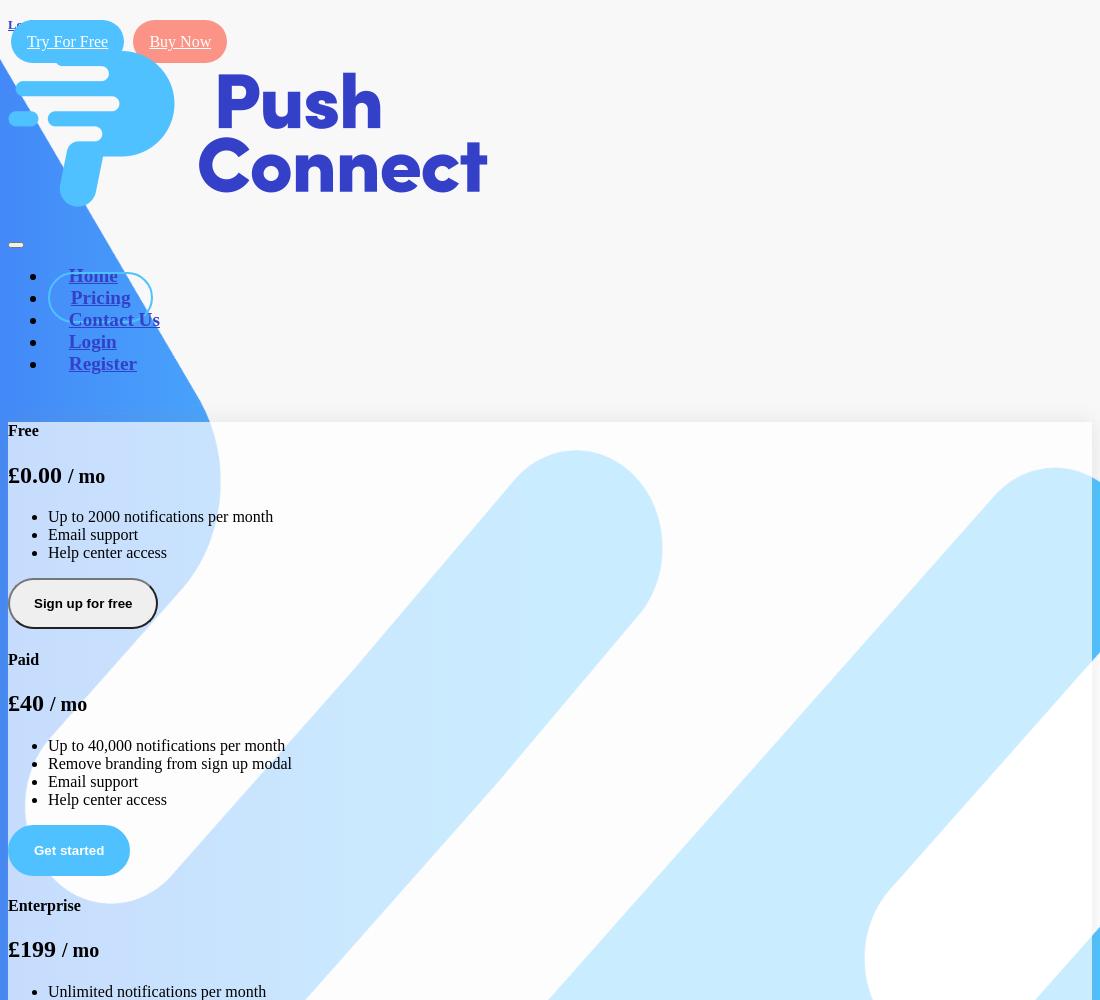  What do you see at coordinates (46, 516) in the screenshot?
I see `'Up to 2000 notifications per month'` at bounding box center [46, 516].